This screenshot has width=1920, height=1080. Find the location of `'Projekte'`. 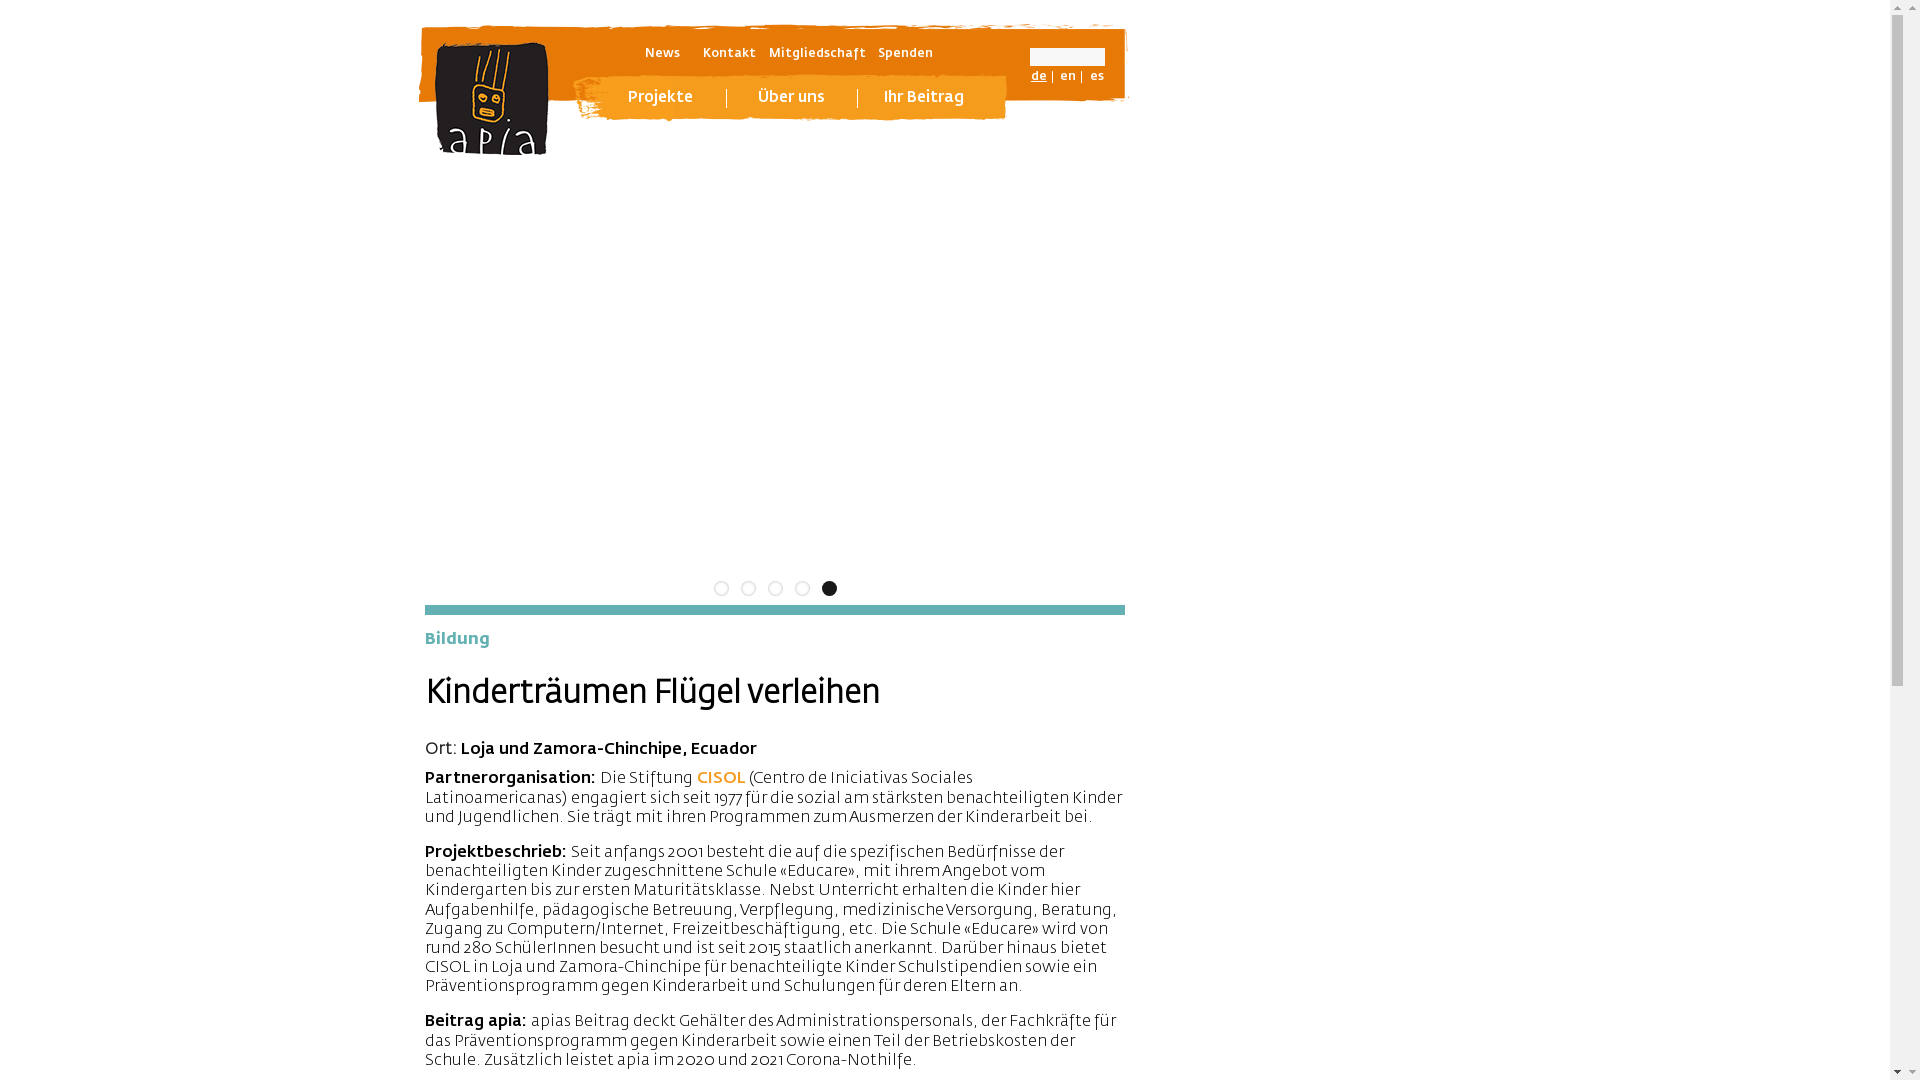

'Projekte' is located at coordinates (661, 97).